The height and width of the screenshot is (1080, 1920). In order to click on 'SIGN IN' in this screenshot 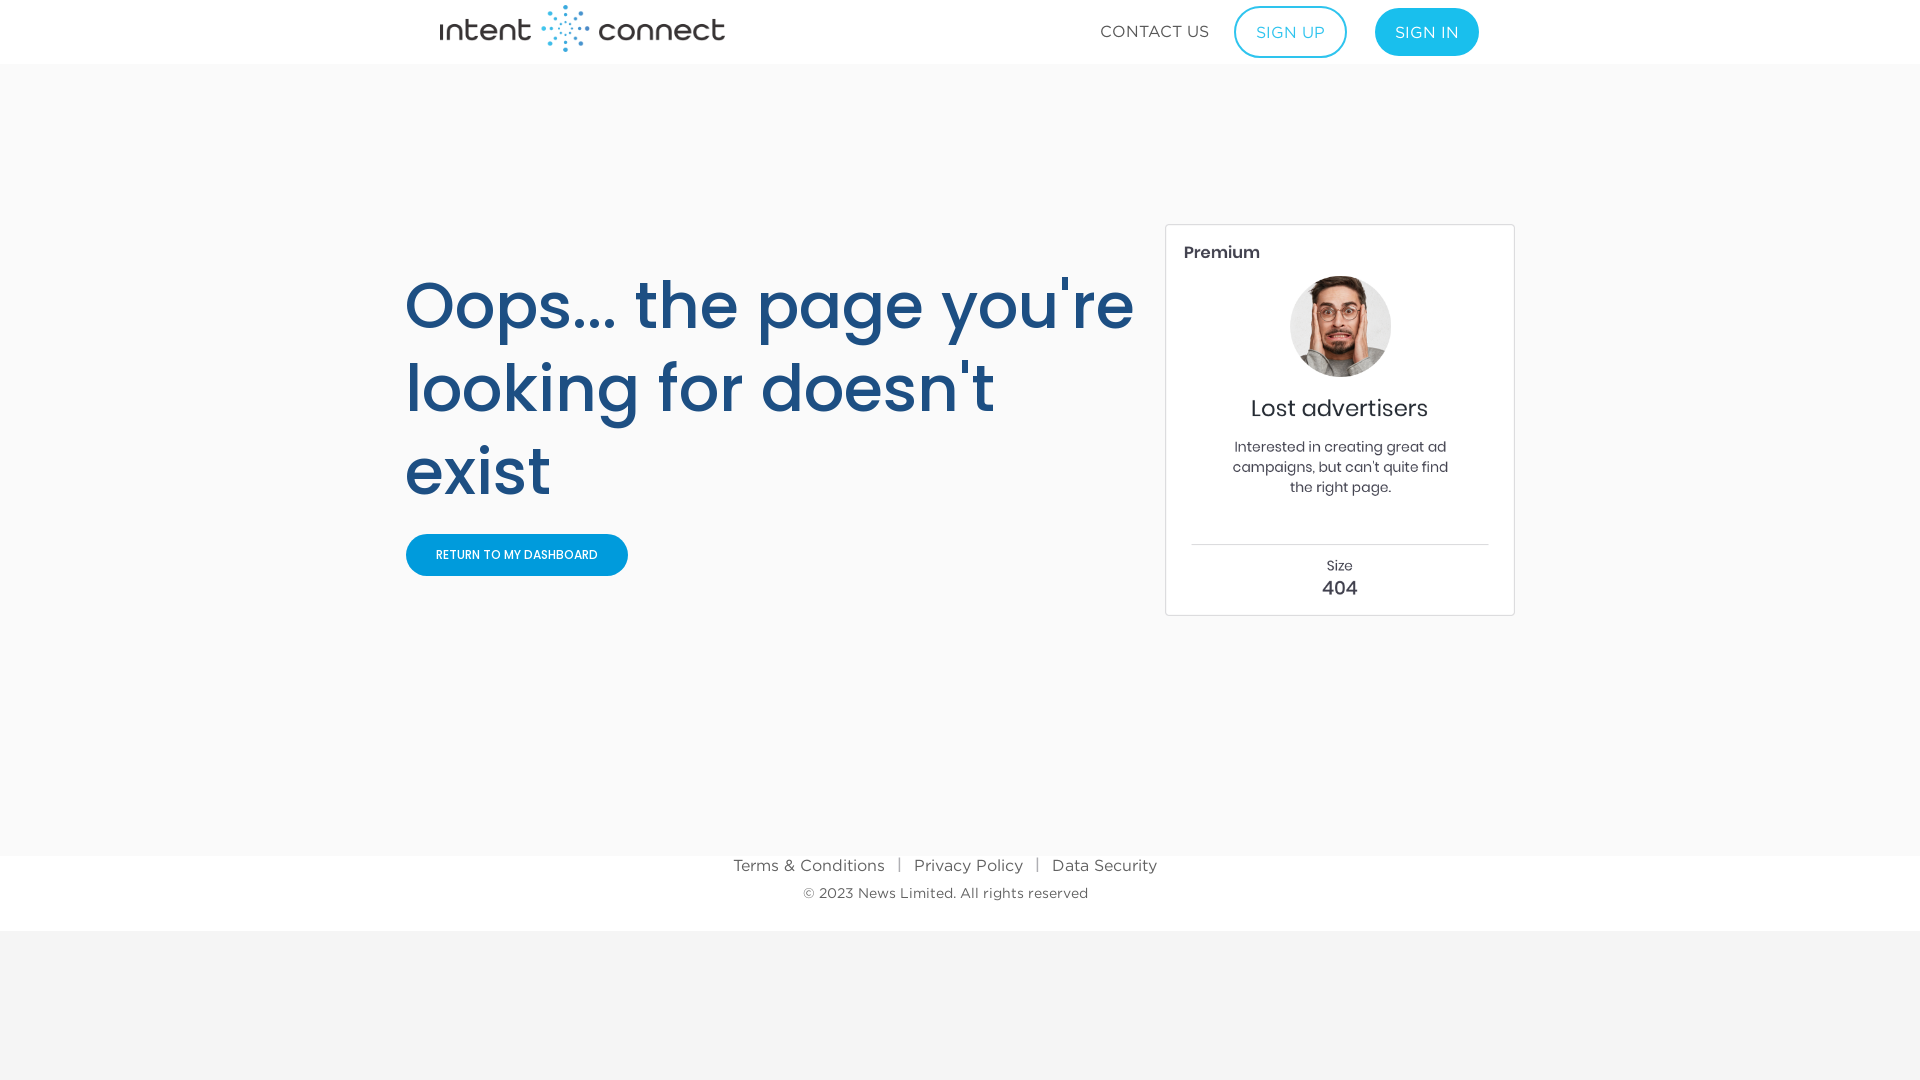, I will do `click(1425, 31)`.